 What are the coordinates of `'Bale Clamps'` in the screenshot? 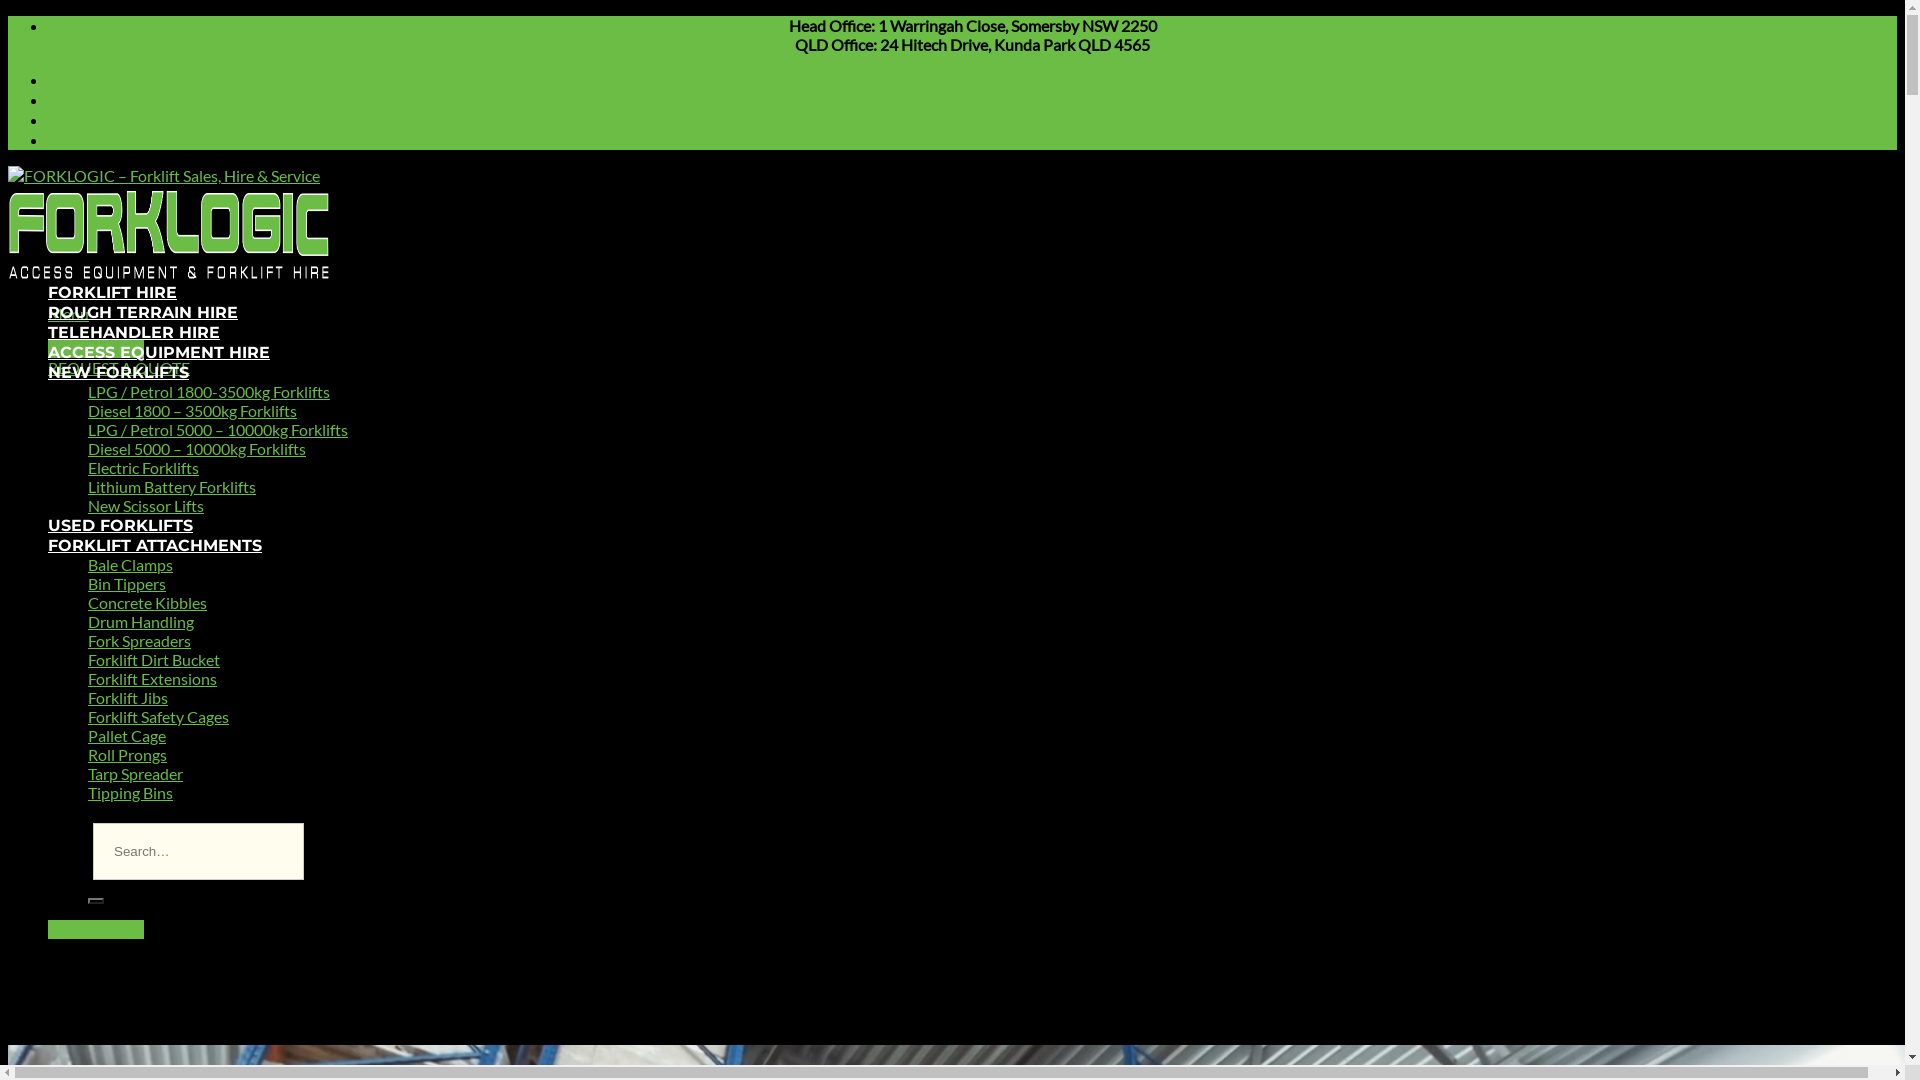 It's located at (129, 564).